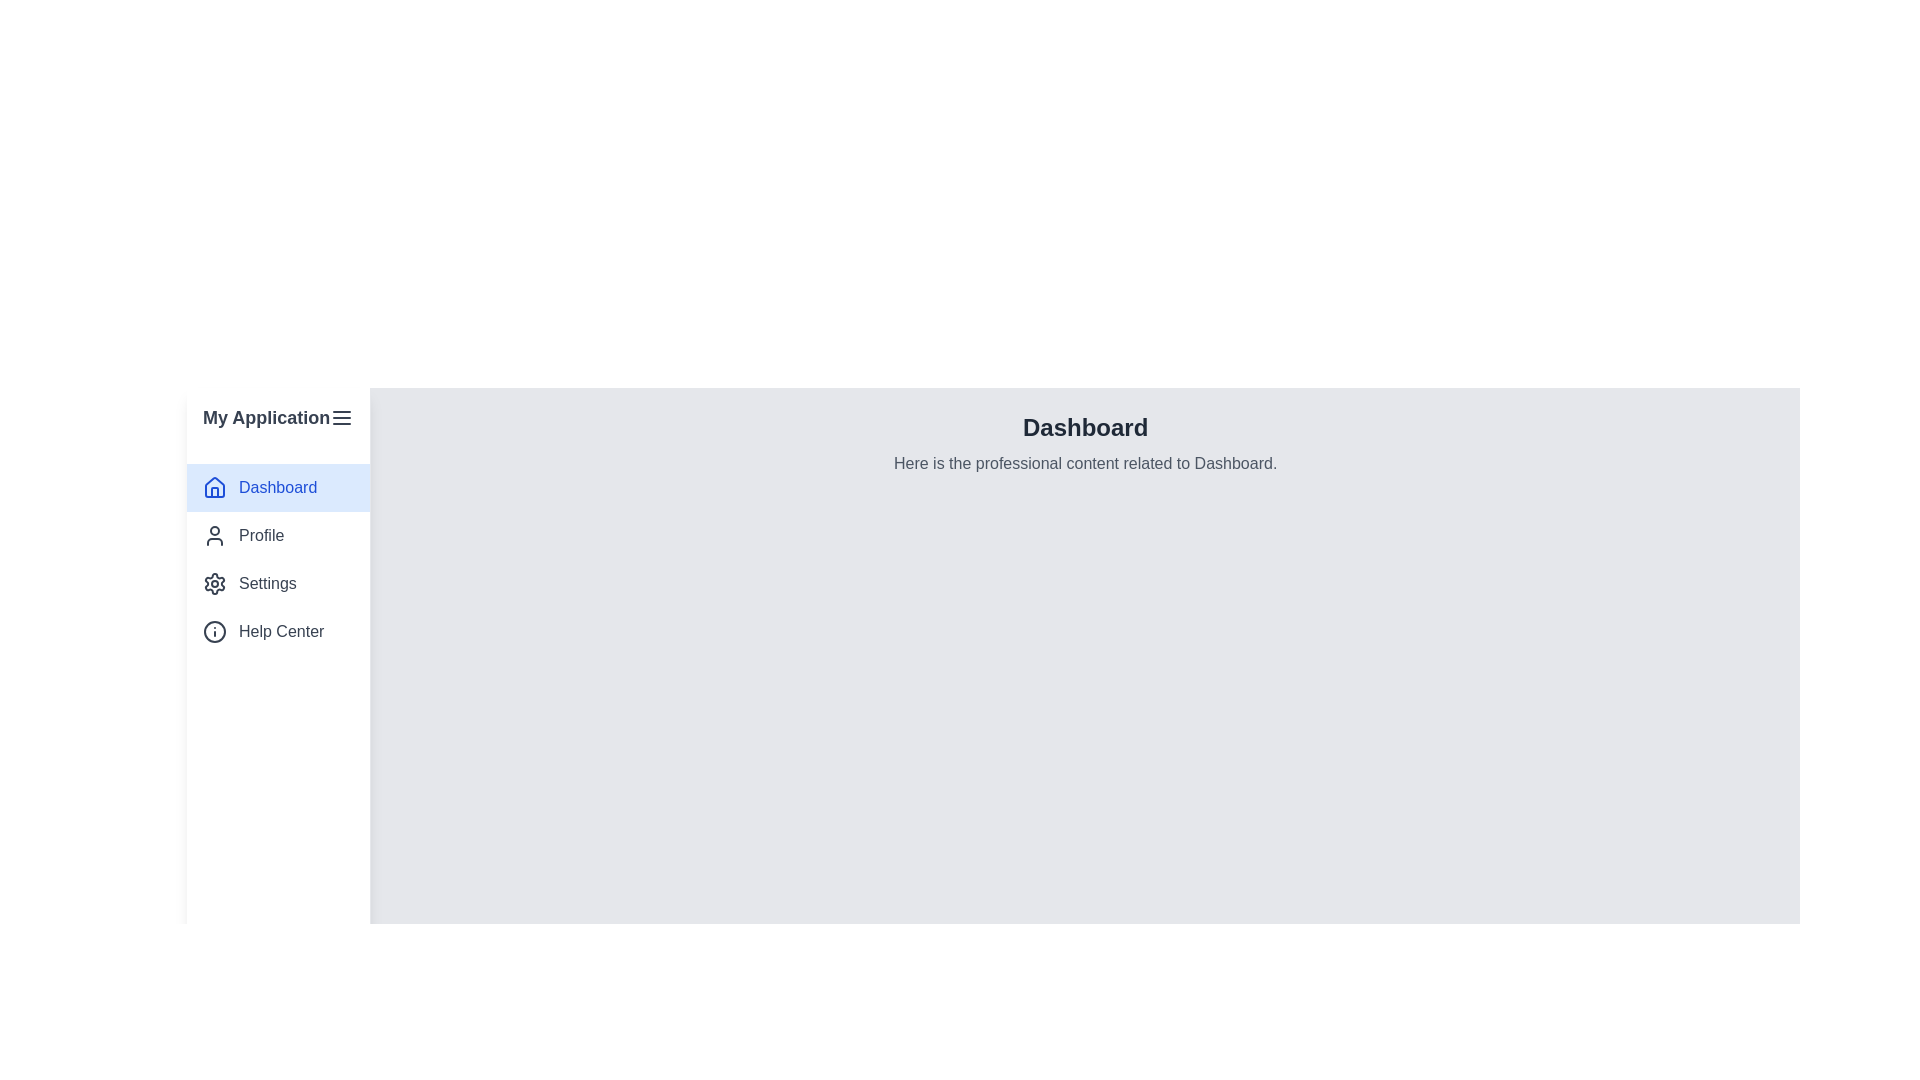 The height and width of the screenshot is (1080, 1920). I want to click on the second entry in the vertical list of options within the side navigation bar, so click(277, 535).